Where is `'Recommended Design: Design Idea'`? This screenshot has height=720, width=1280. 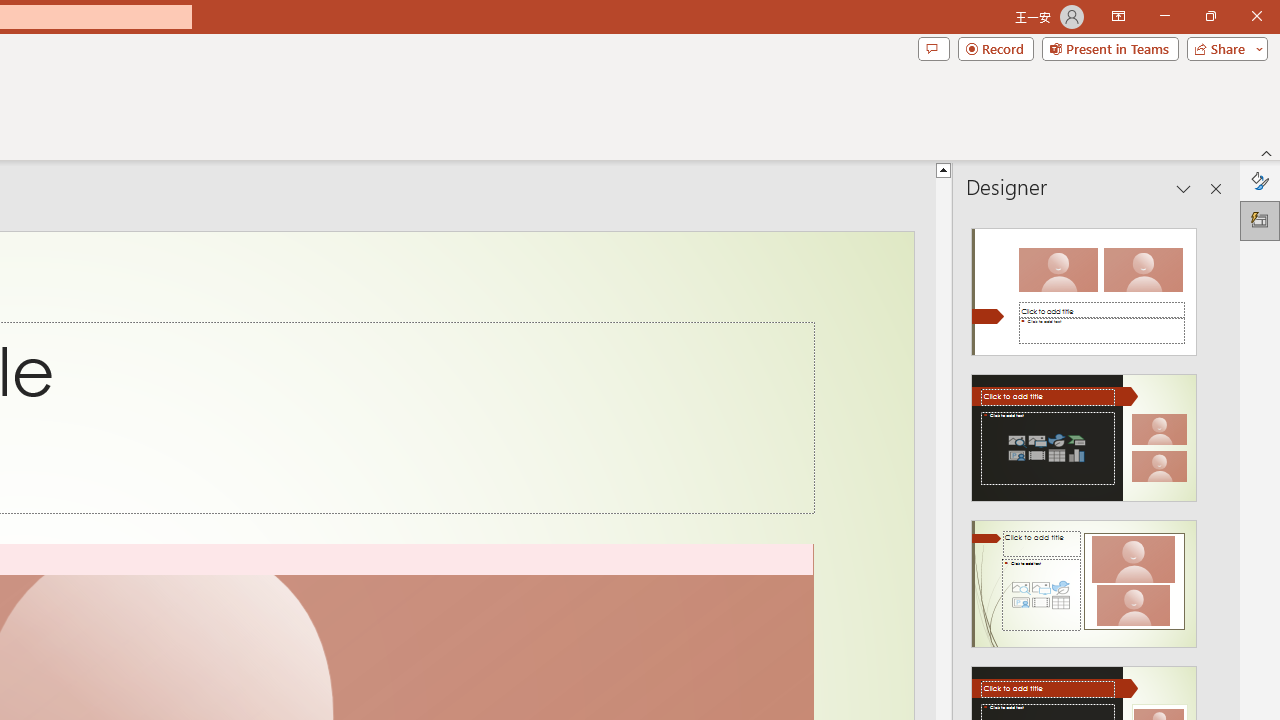 'Recommended Design: Design Idea' is located at coordinates (1083, 286).